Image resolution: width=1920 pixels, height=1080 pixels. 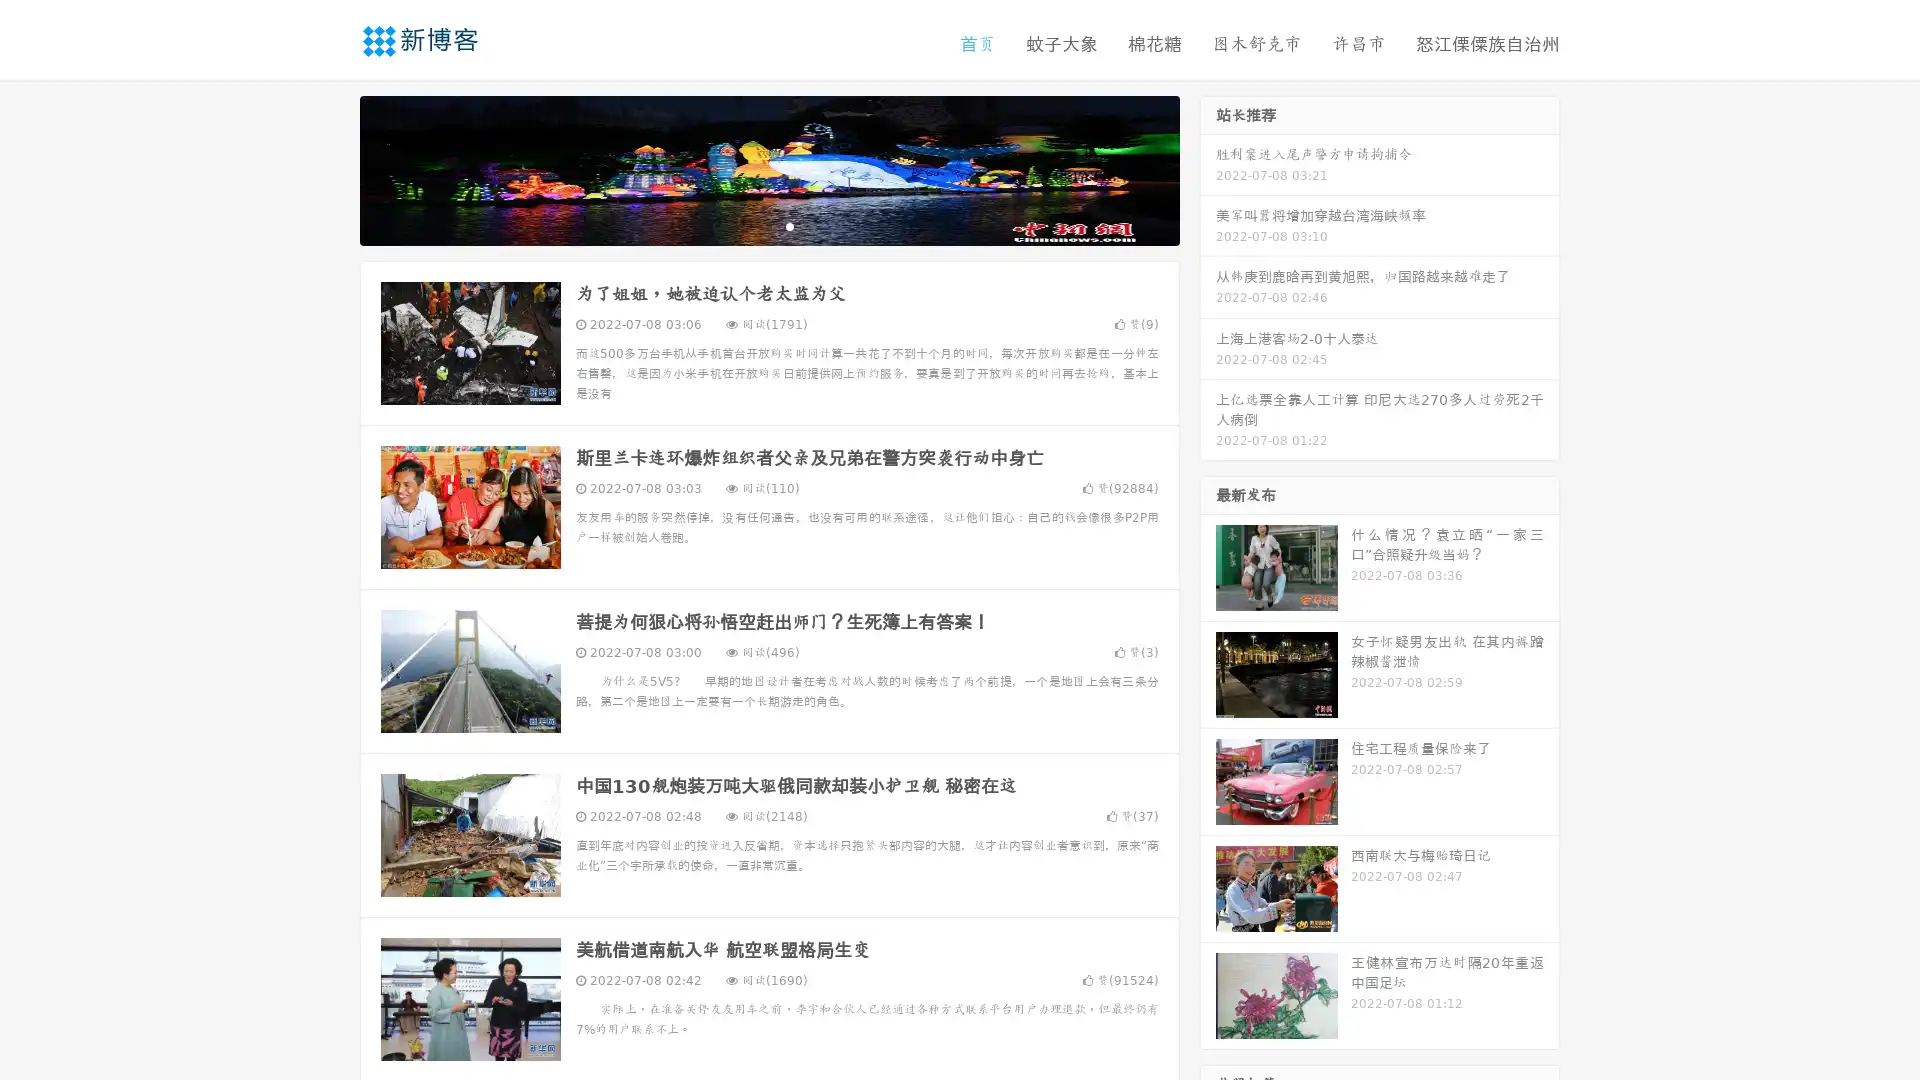 What do you see at coordinates (789, 225) in the screenshot?
I see `Go to slide 3` at bounding box center [789, 225].